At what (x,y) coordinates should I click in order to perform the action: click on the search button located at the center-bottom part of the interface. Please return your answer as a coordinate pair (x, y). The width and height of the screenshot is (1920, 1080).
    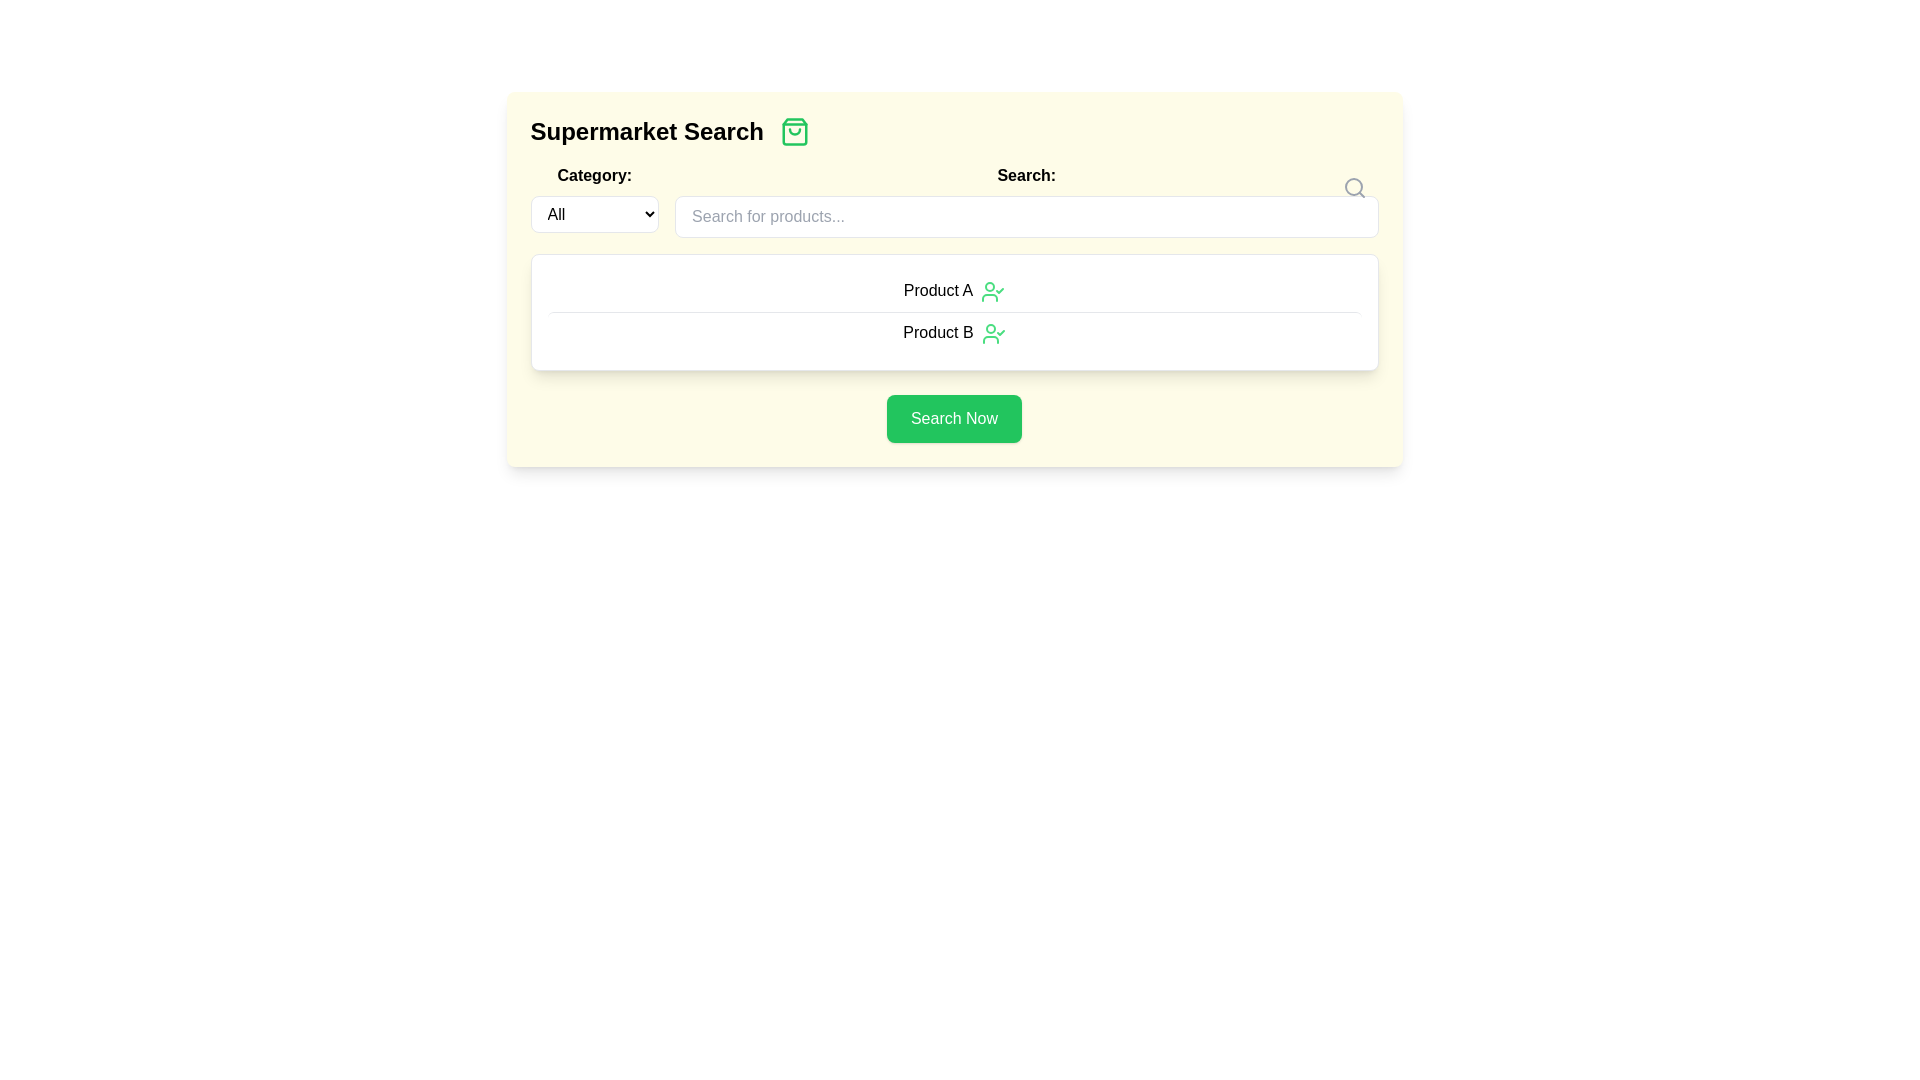
    Looking at the image, I should click on (953, 417).